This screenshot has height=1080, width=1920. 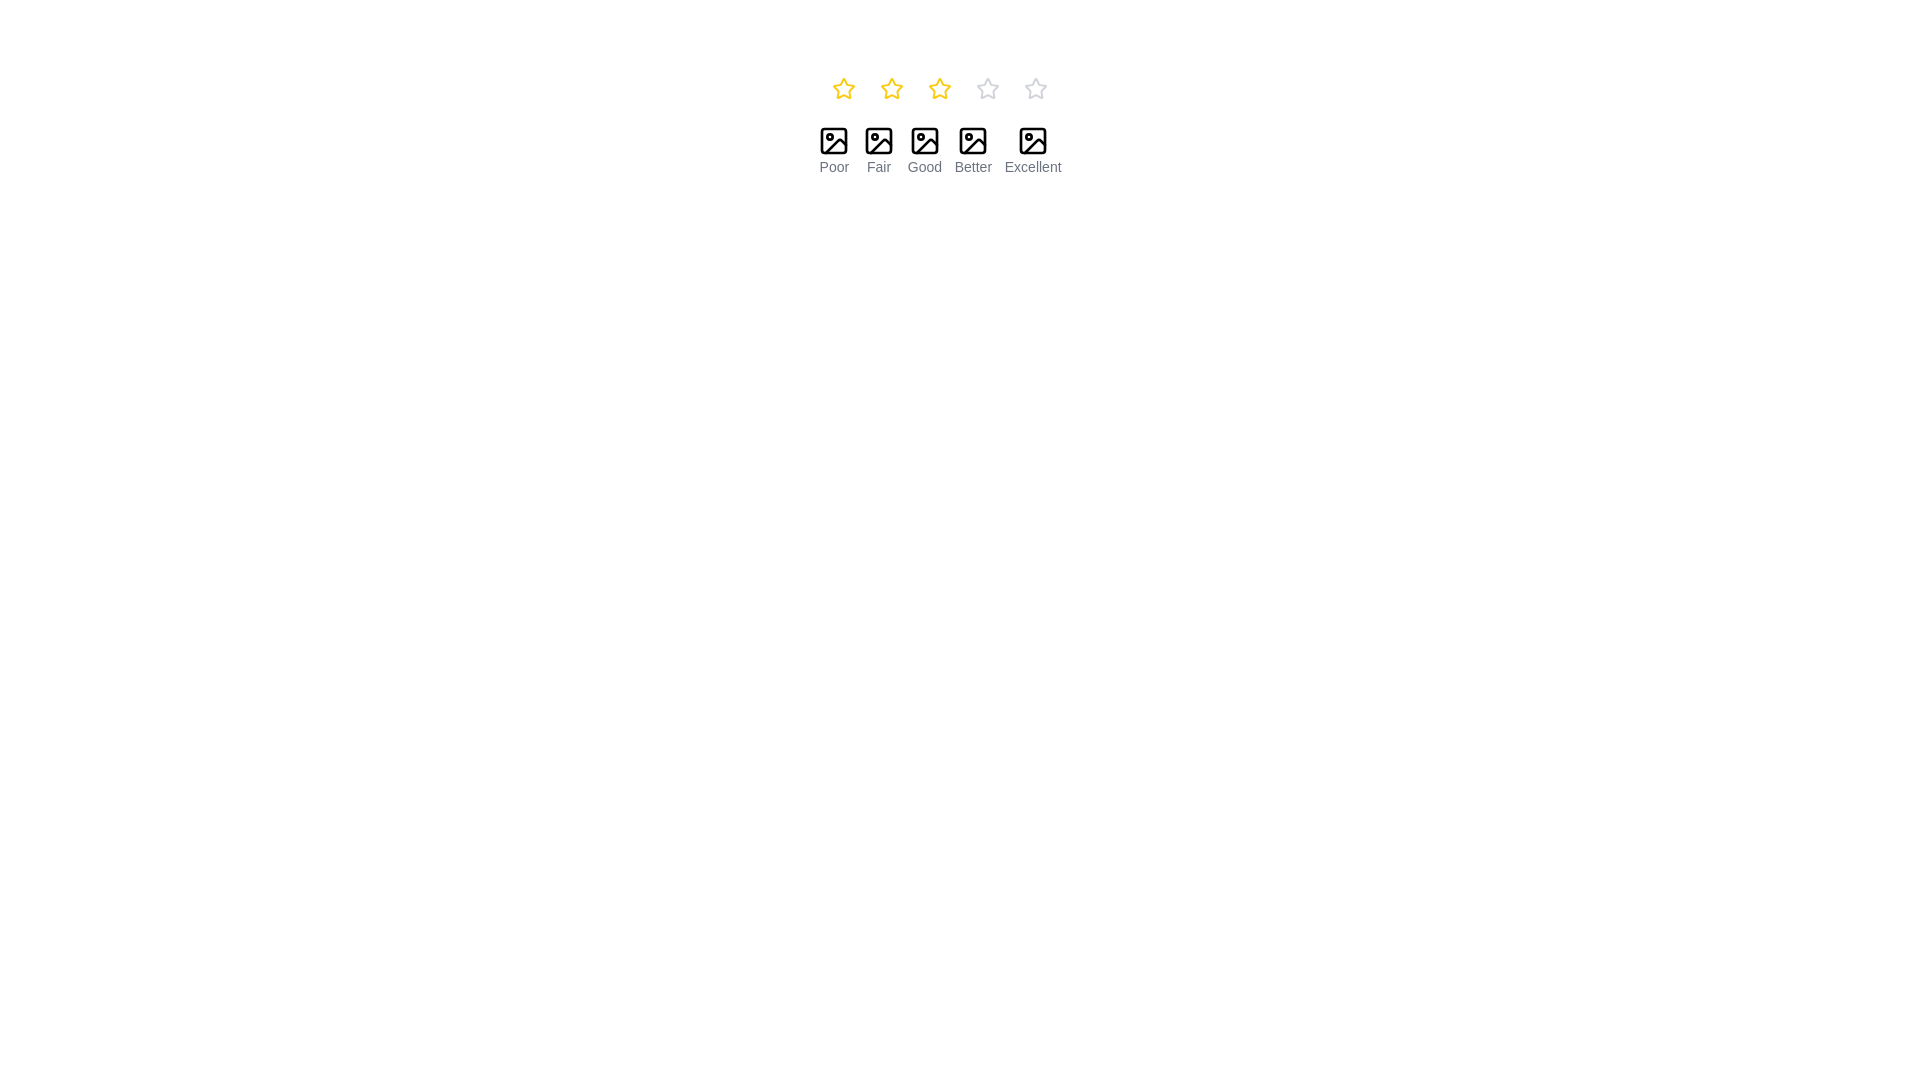 What do you see at coordinates (891, 87) in the screenshot?
I see `the second yellow-filled star icon in the rating mechanism` at bounding box center [891, 87].